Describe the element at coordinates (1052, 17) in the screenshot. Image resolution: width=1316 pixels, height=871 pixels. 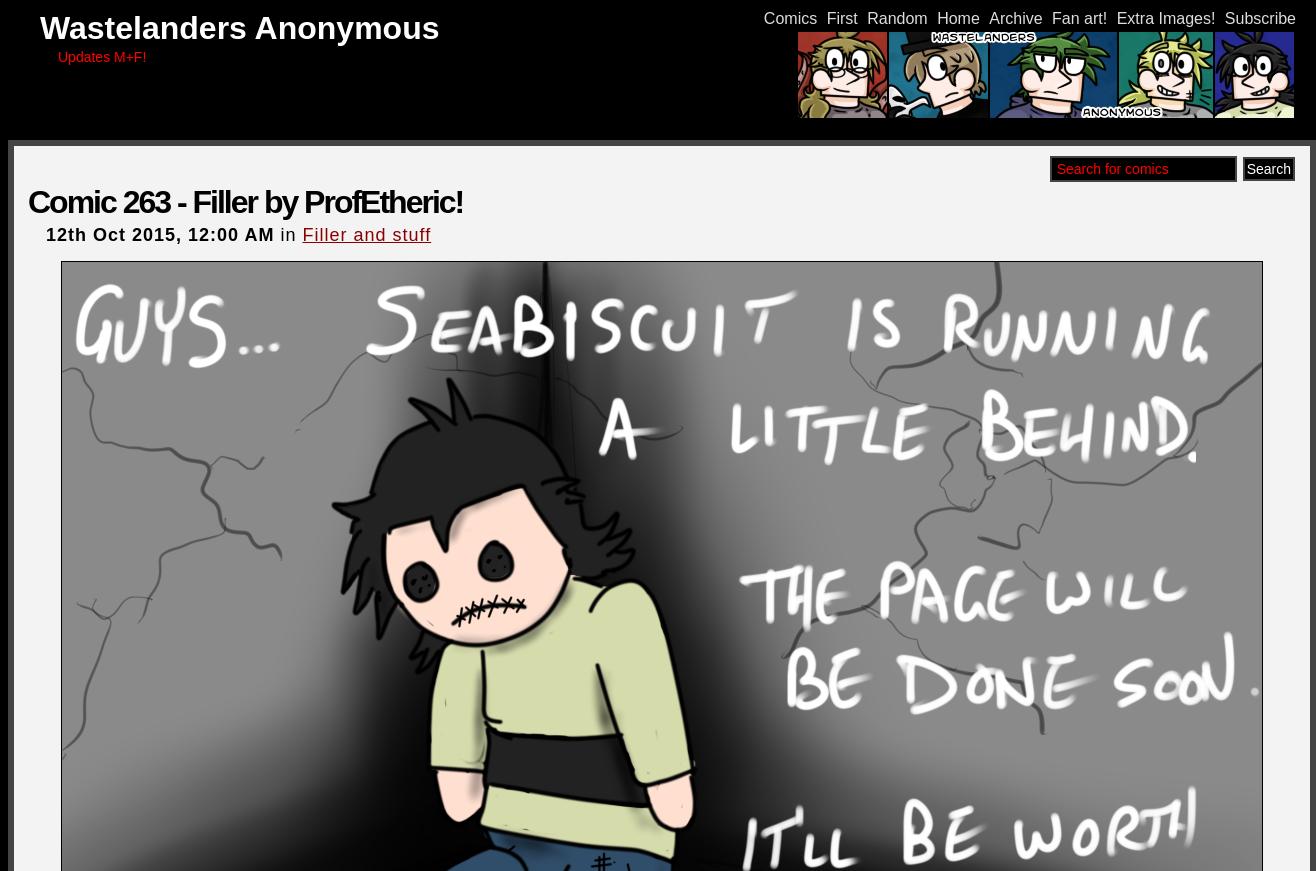
I see `'Fan art!'` at that location.